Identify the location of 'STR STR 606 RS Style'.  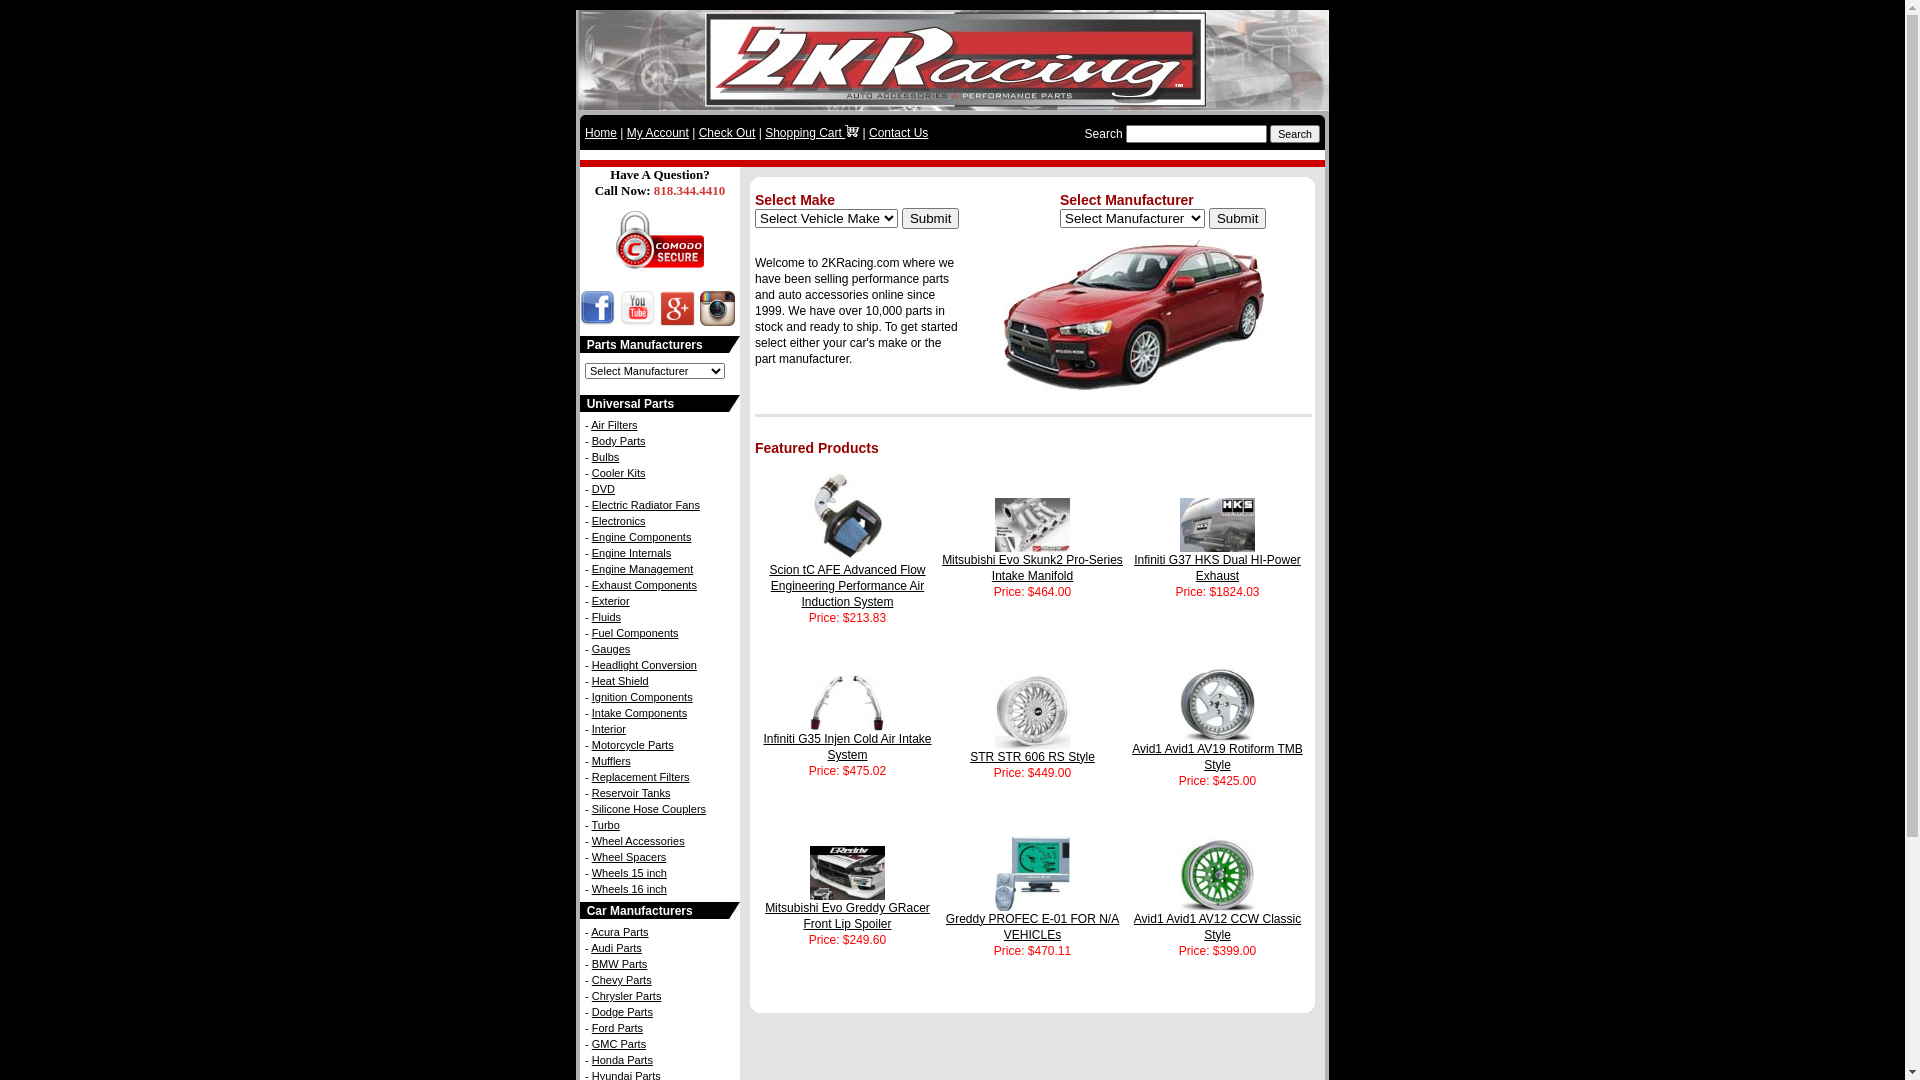
(1032, 751).